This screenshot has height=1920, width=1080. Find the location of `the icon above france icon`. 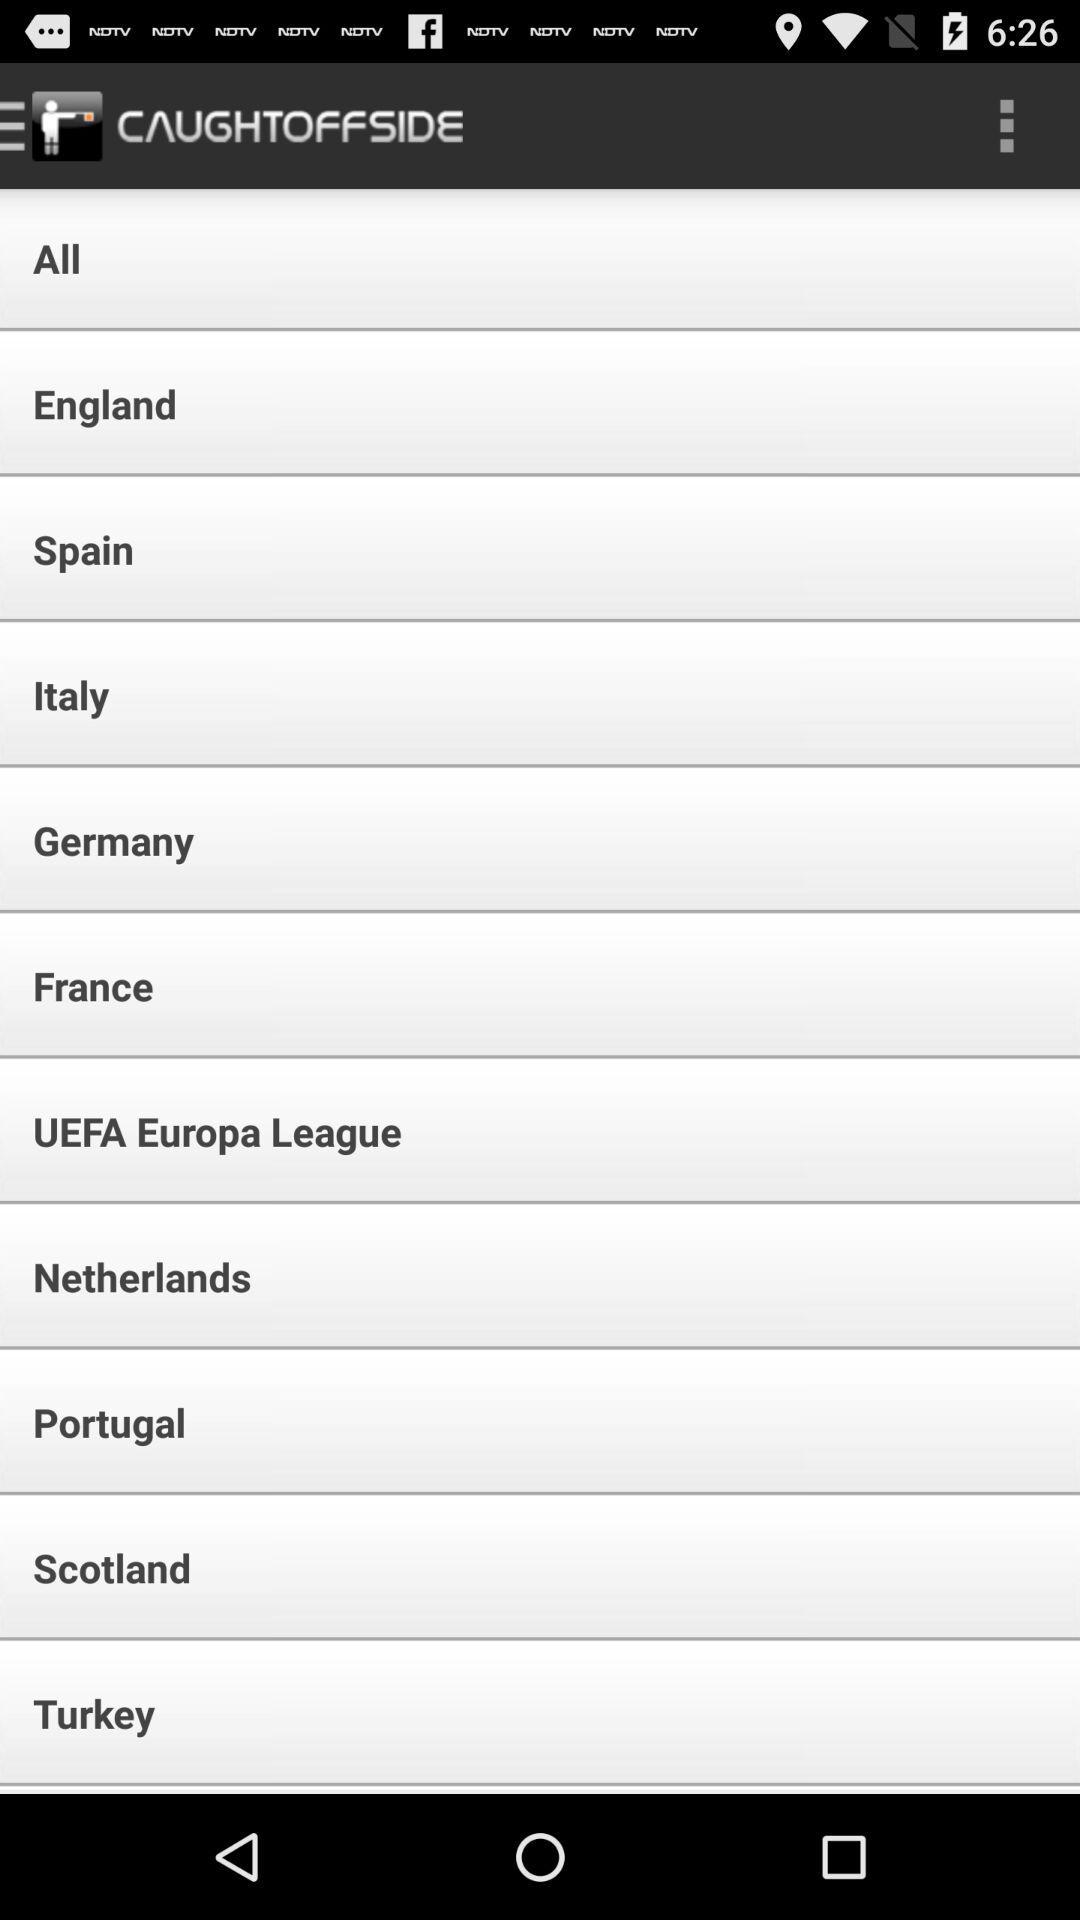

the icon above france icon is located at coordinates (100, 840).